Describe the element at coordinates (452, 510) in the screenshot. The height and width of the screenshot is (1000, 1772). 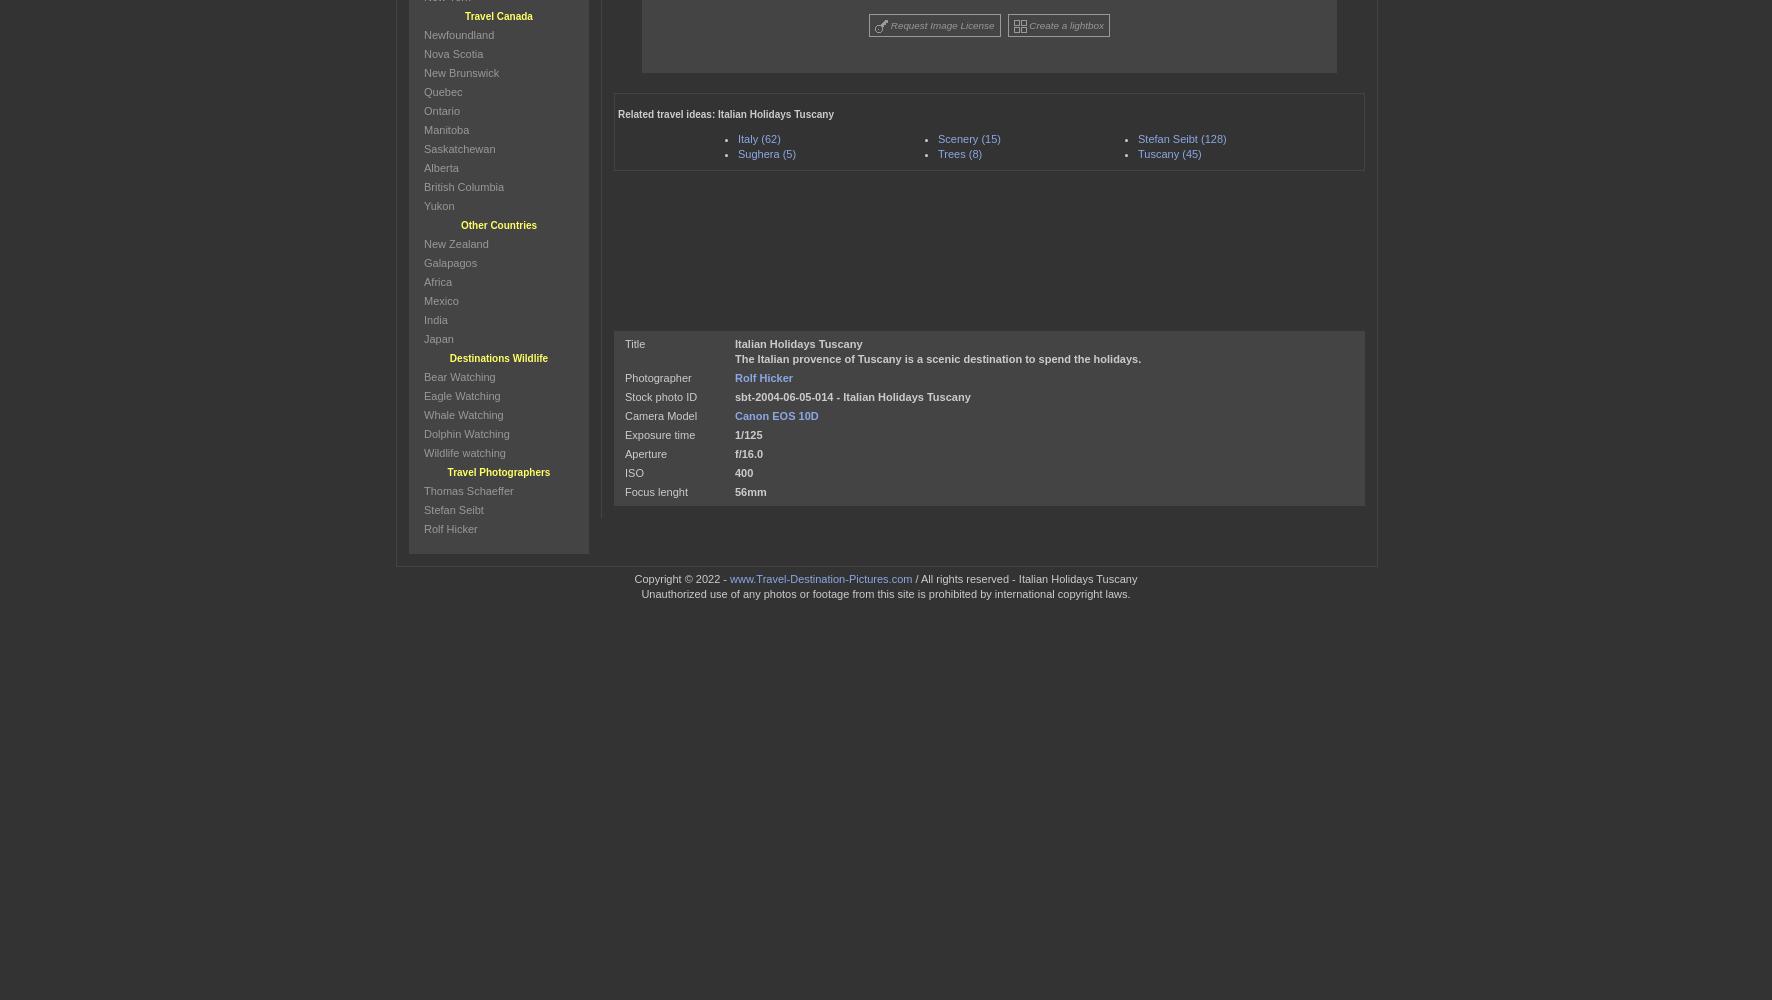
I see `'Stefan Seibt'` at that location.